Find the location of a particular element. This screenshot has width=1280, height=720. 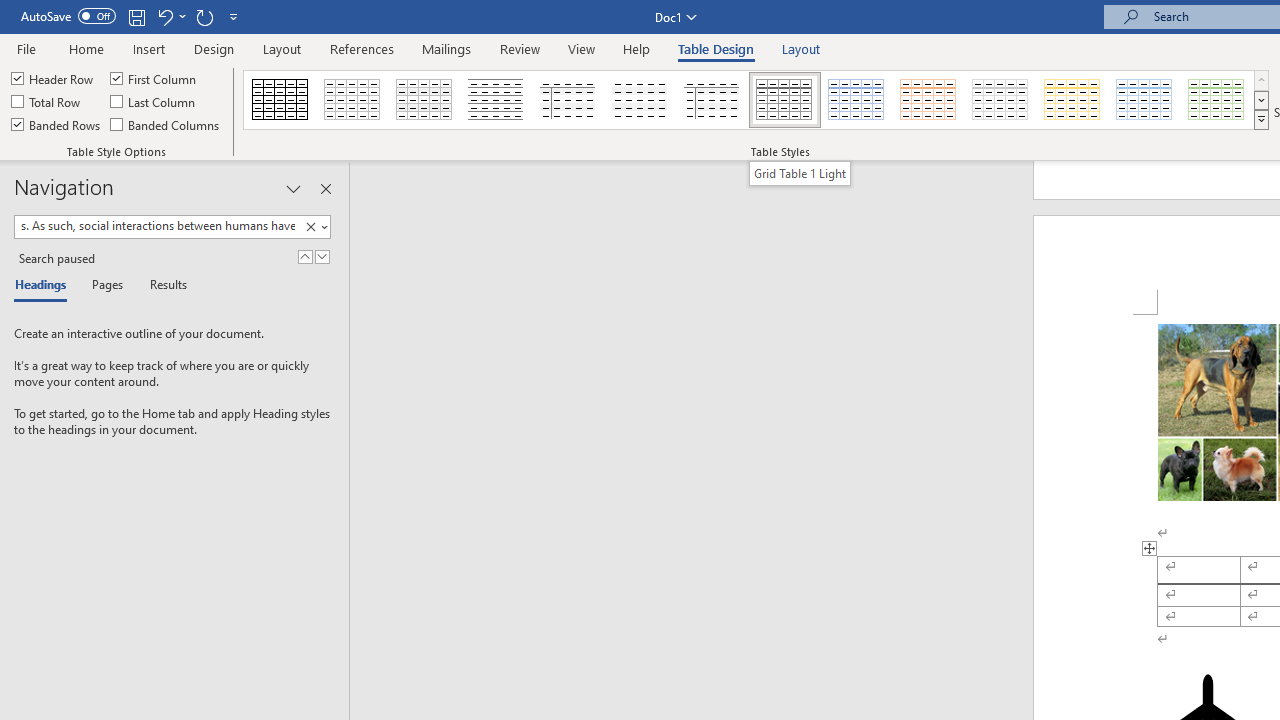

'Grid Table 1 Light - Accent 1' is located at coordinates (856, 100).